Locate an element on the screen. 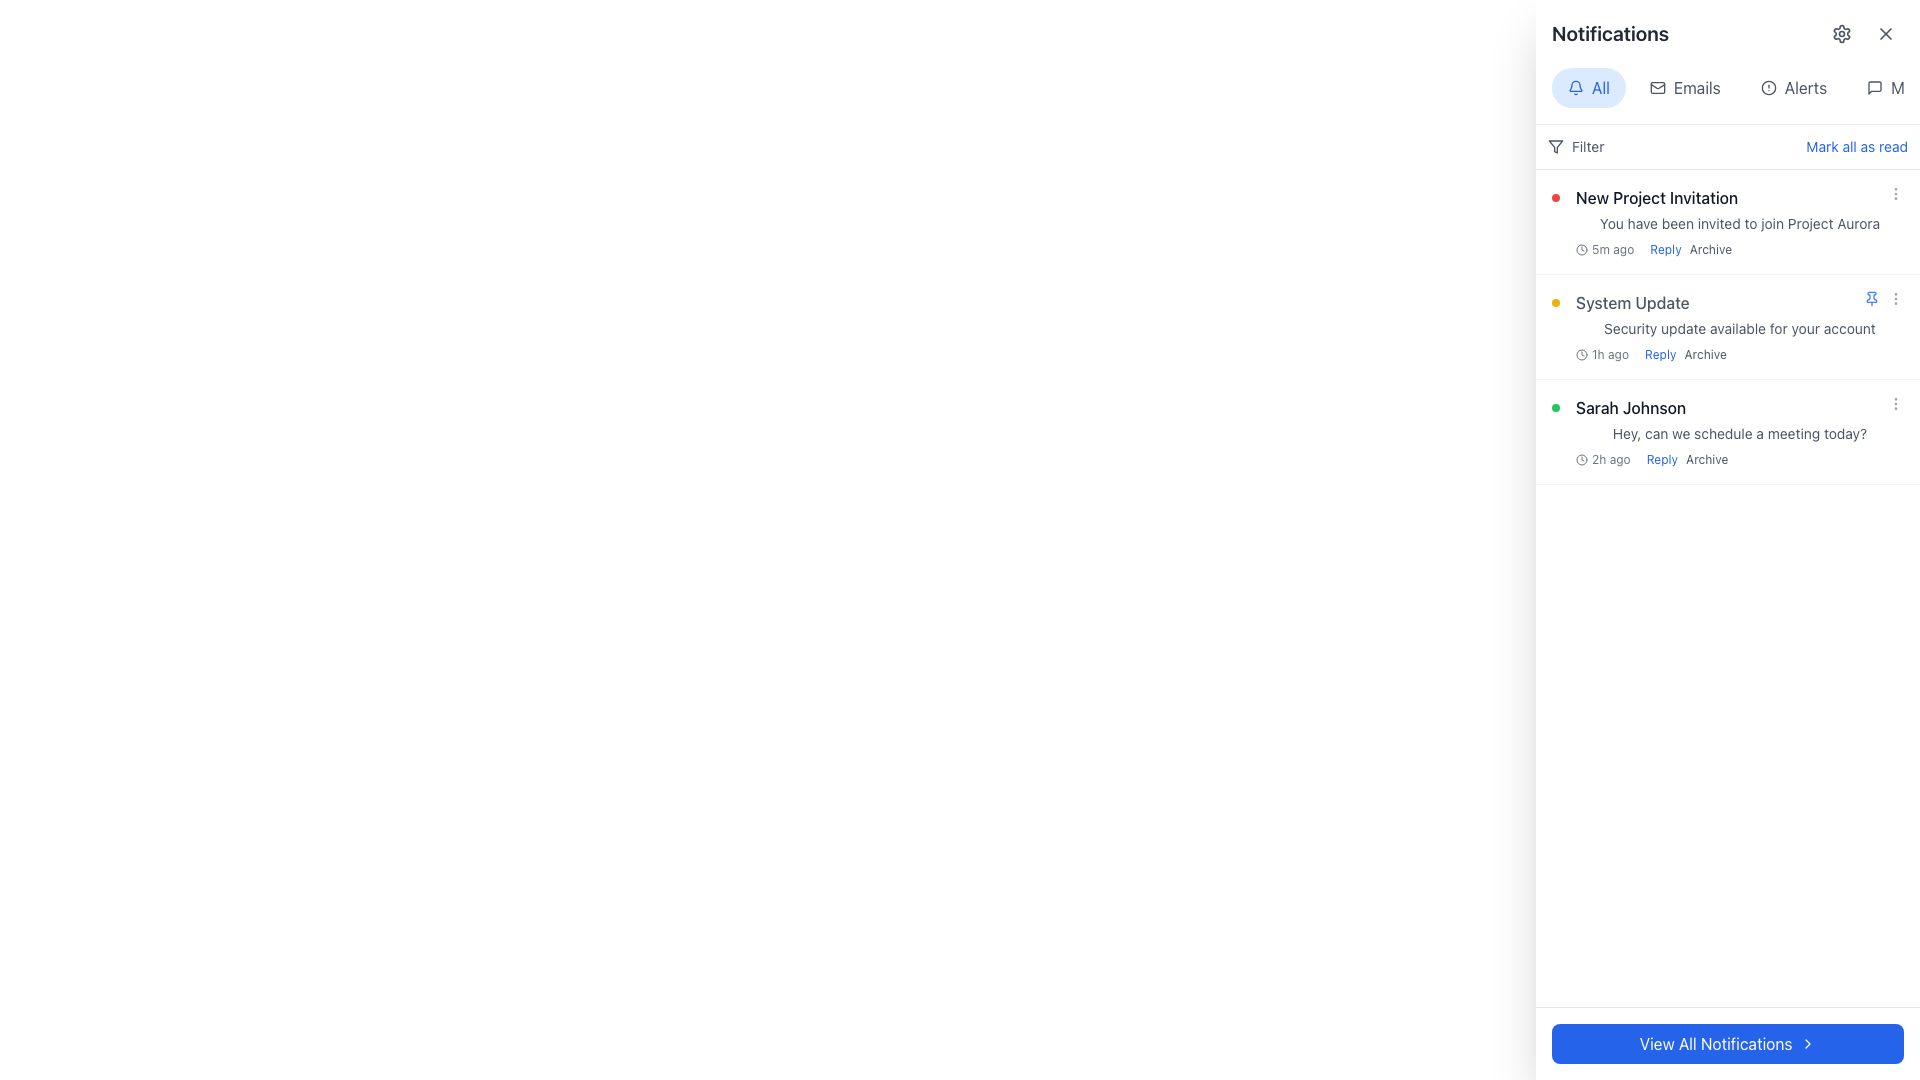  the interactive text button for replying to the notification from 'Sarah Johnson' is located at coordinates (1662, 459).